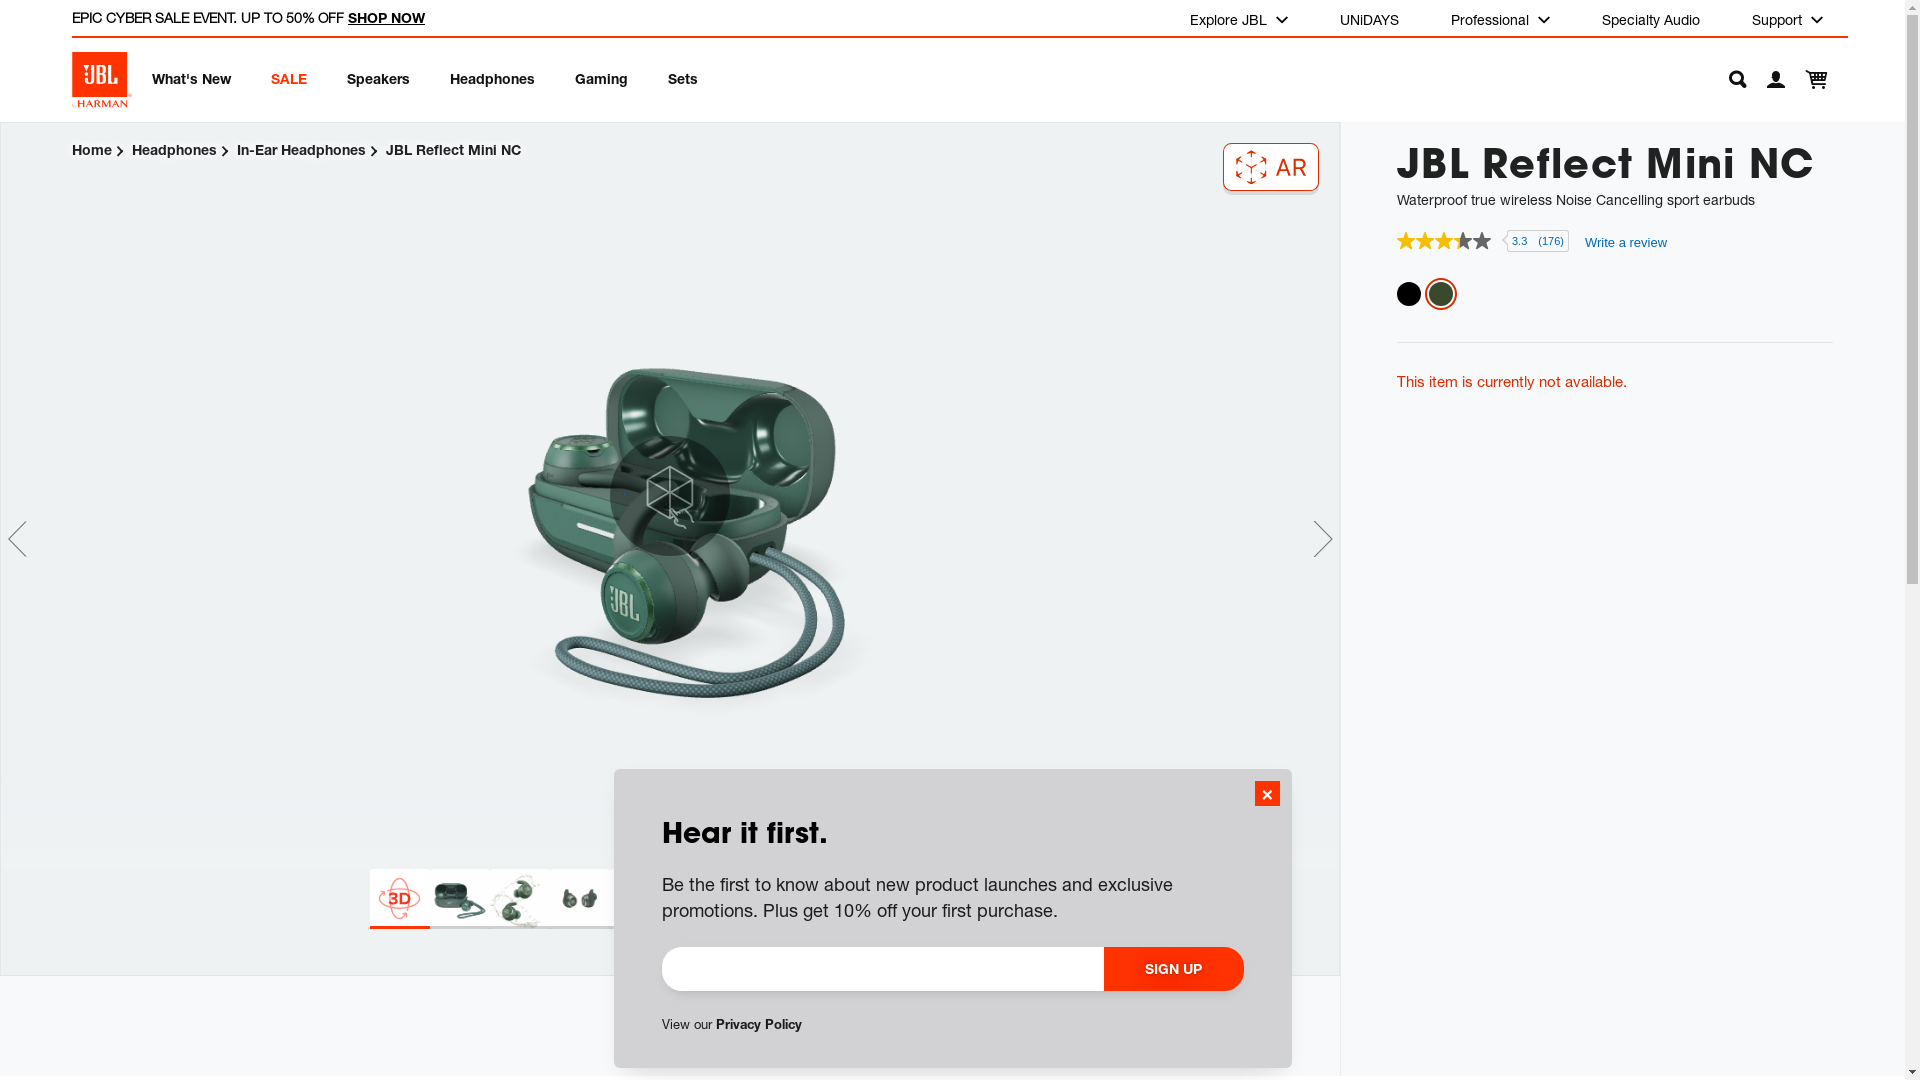 Image resolution: width=1920 pixels, height=1080 pixels. I want to click on 'Green', so click(1440, 293).